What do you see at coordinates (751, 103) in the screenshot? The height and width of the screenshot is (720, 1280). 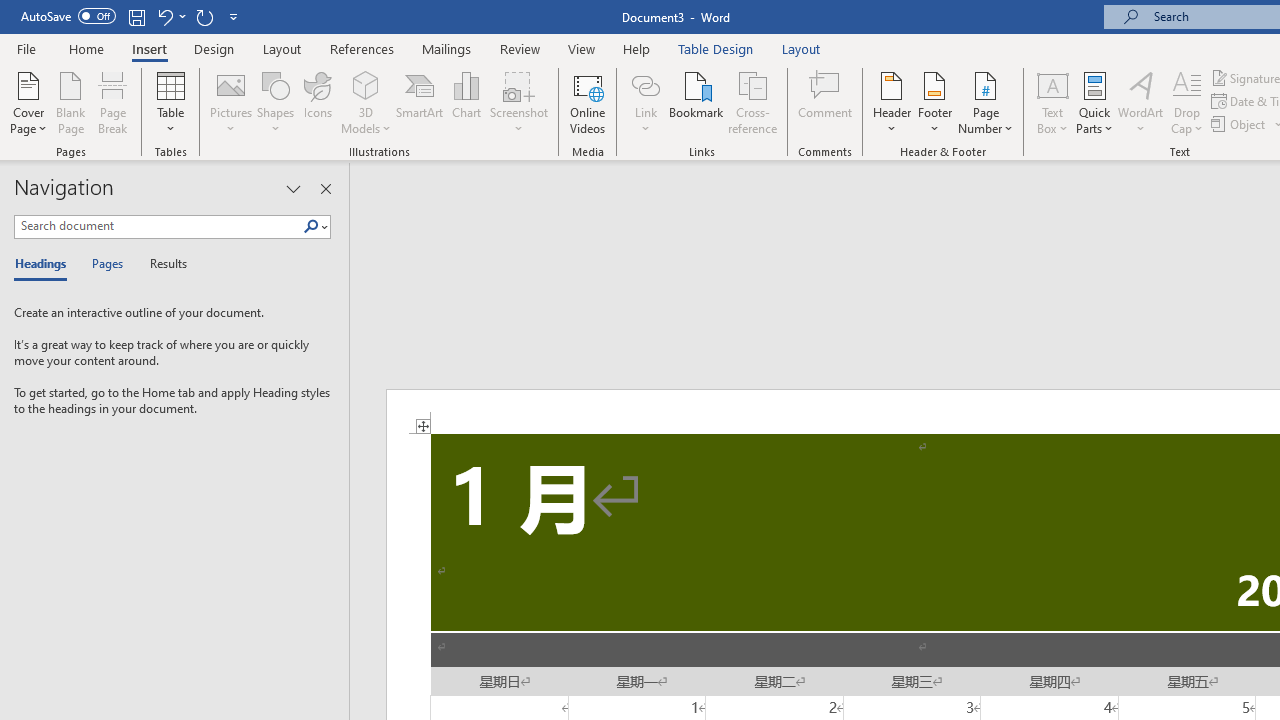 I see `'Cross-reference...'` at bounding box center [751, 103].